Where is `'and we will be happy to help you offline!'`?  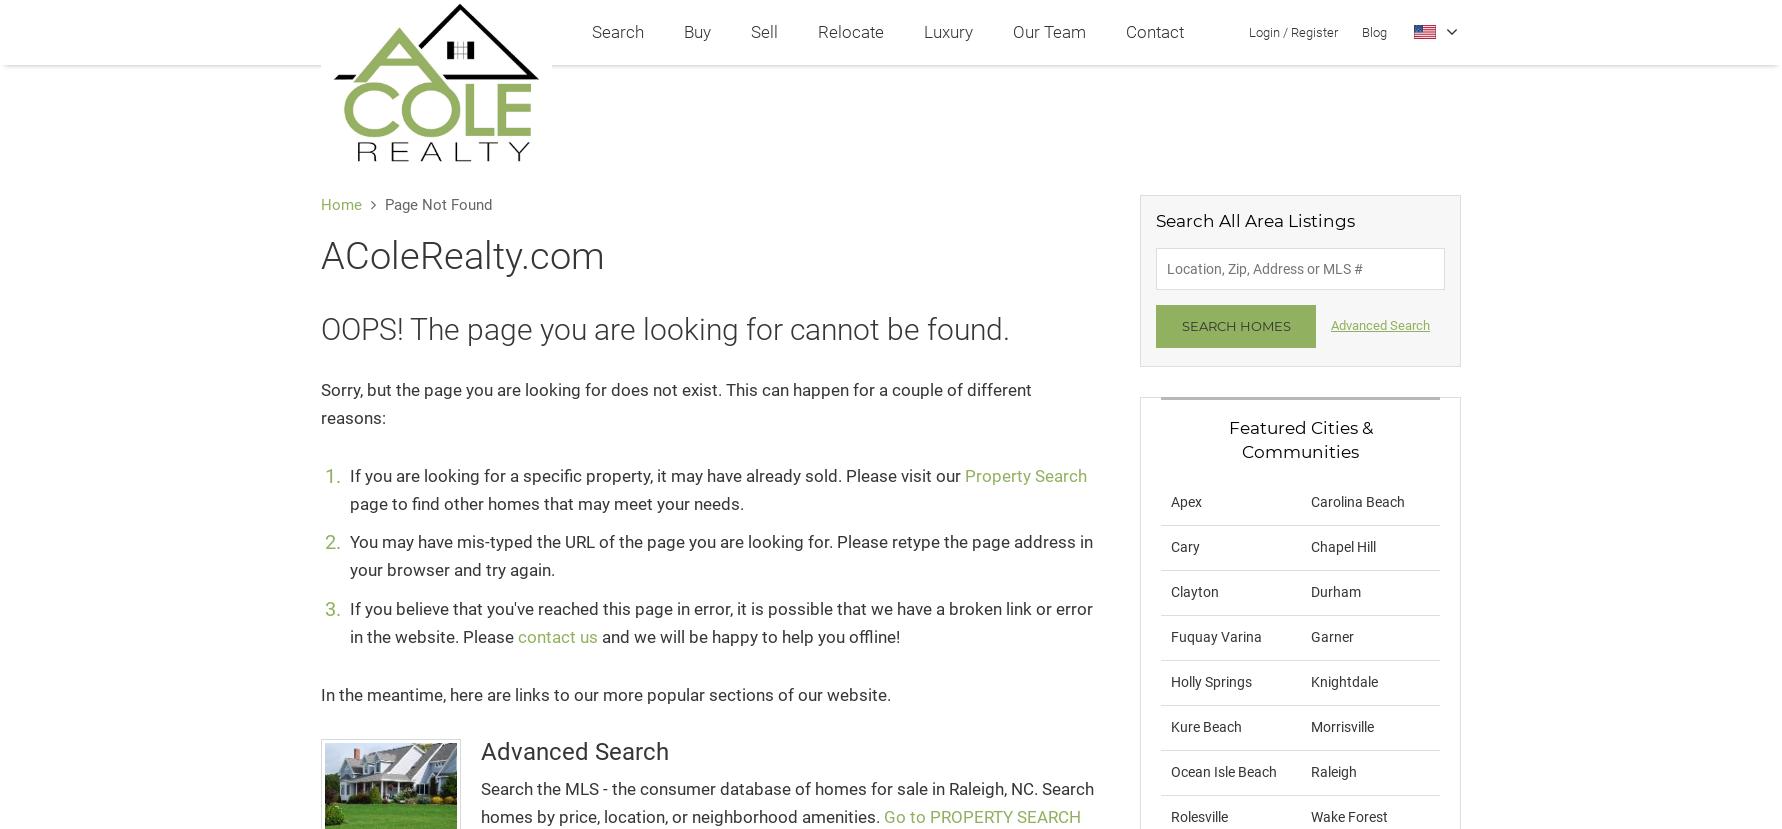 'and we will be happy to help you offline!' is located at coordinates (750, 636).